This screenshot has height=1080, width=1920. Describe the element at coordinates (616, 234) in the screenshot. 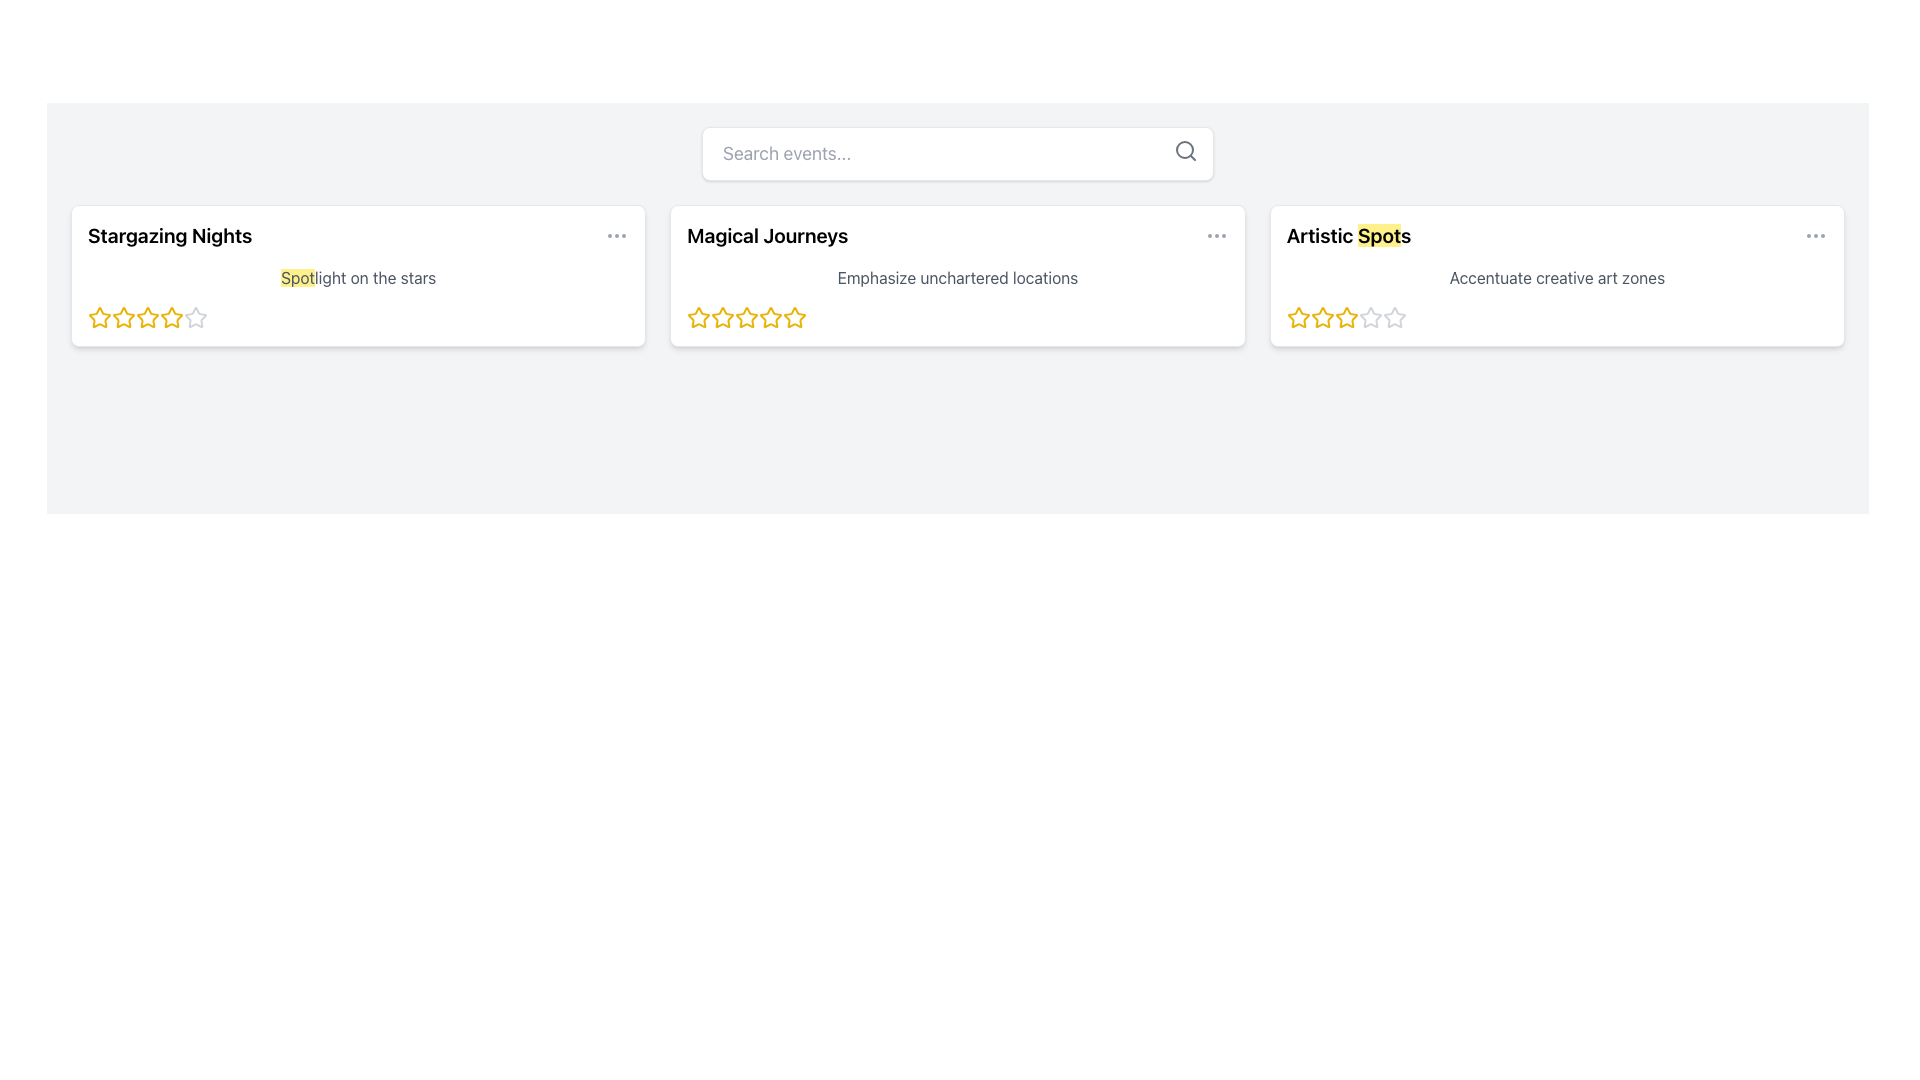

I see `the Ellipsis Menu icon located at the rightmost part of the 'Stargazing Nights' section` at that location.